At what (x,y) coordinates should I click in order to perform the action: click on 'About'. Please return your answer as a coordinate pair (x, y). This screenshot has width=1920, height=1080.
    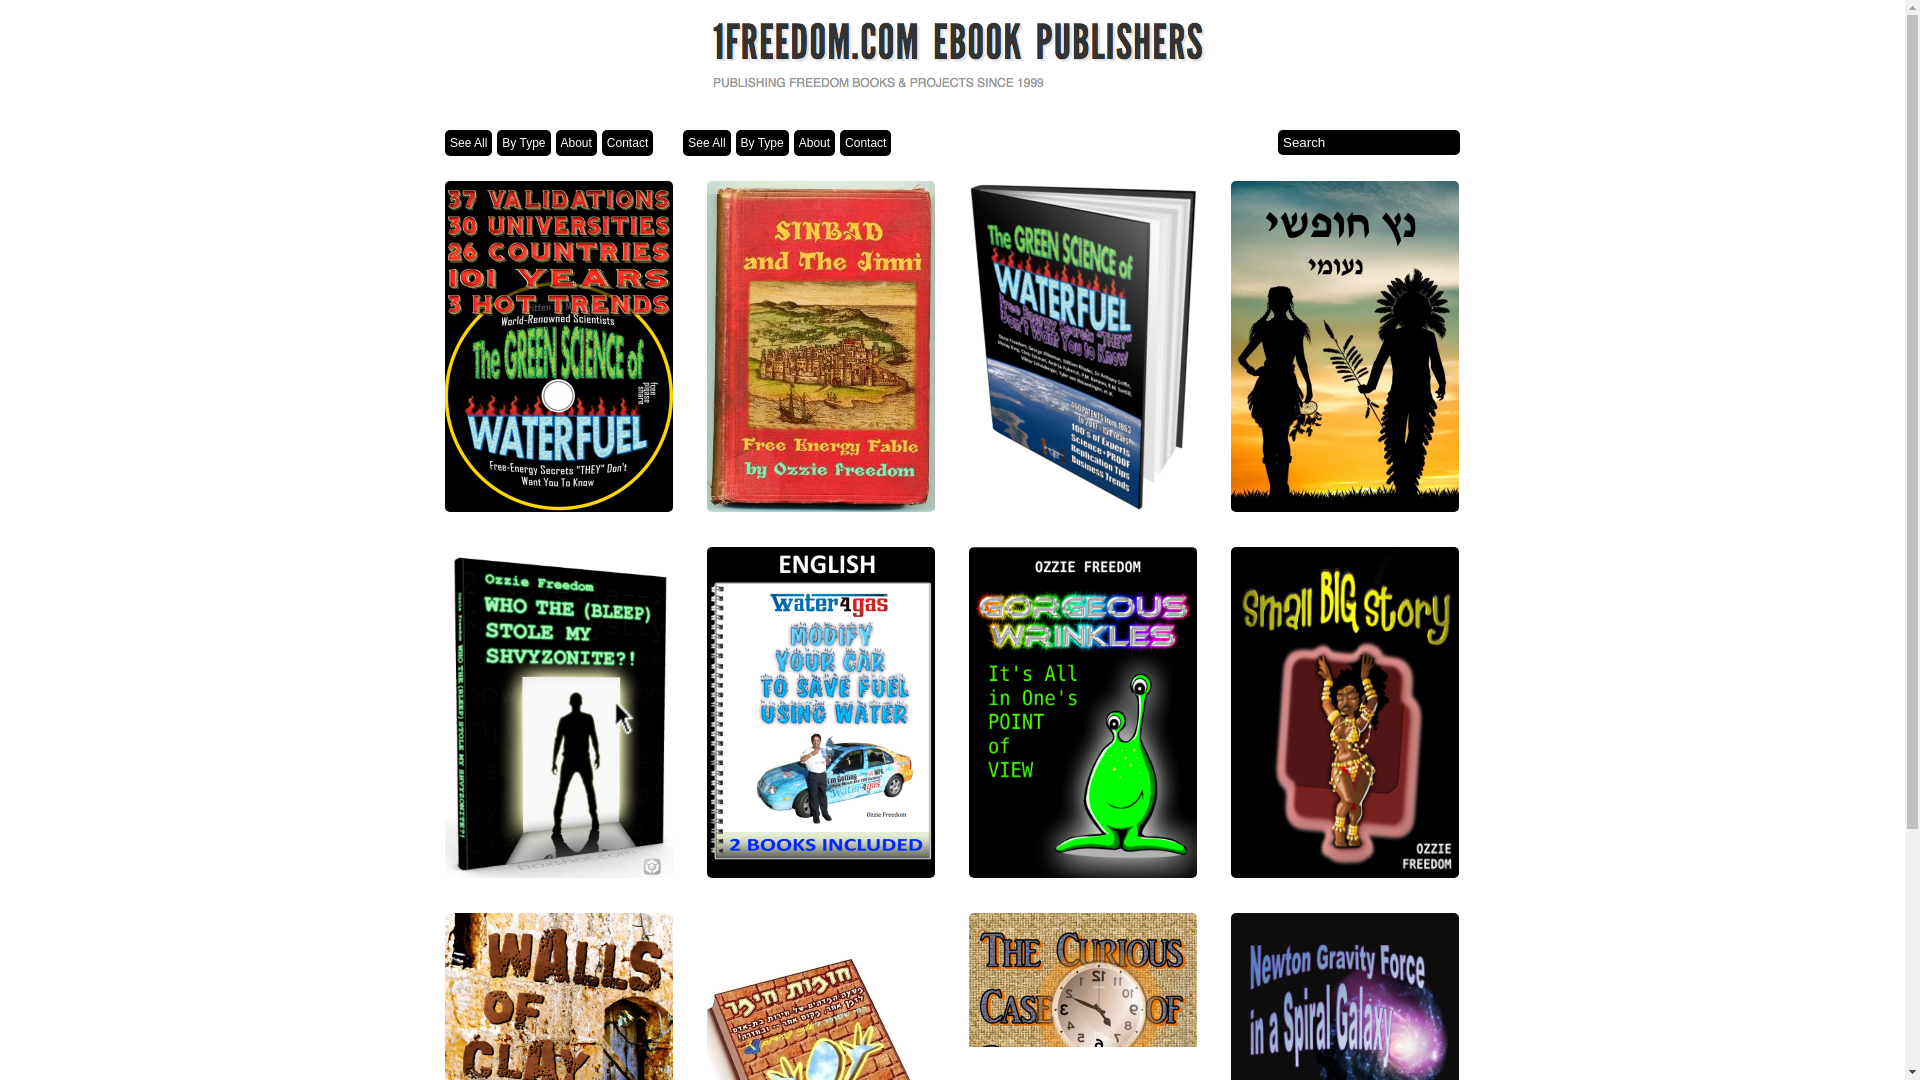
    Looking at the image, I should click on (556, 141).